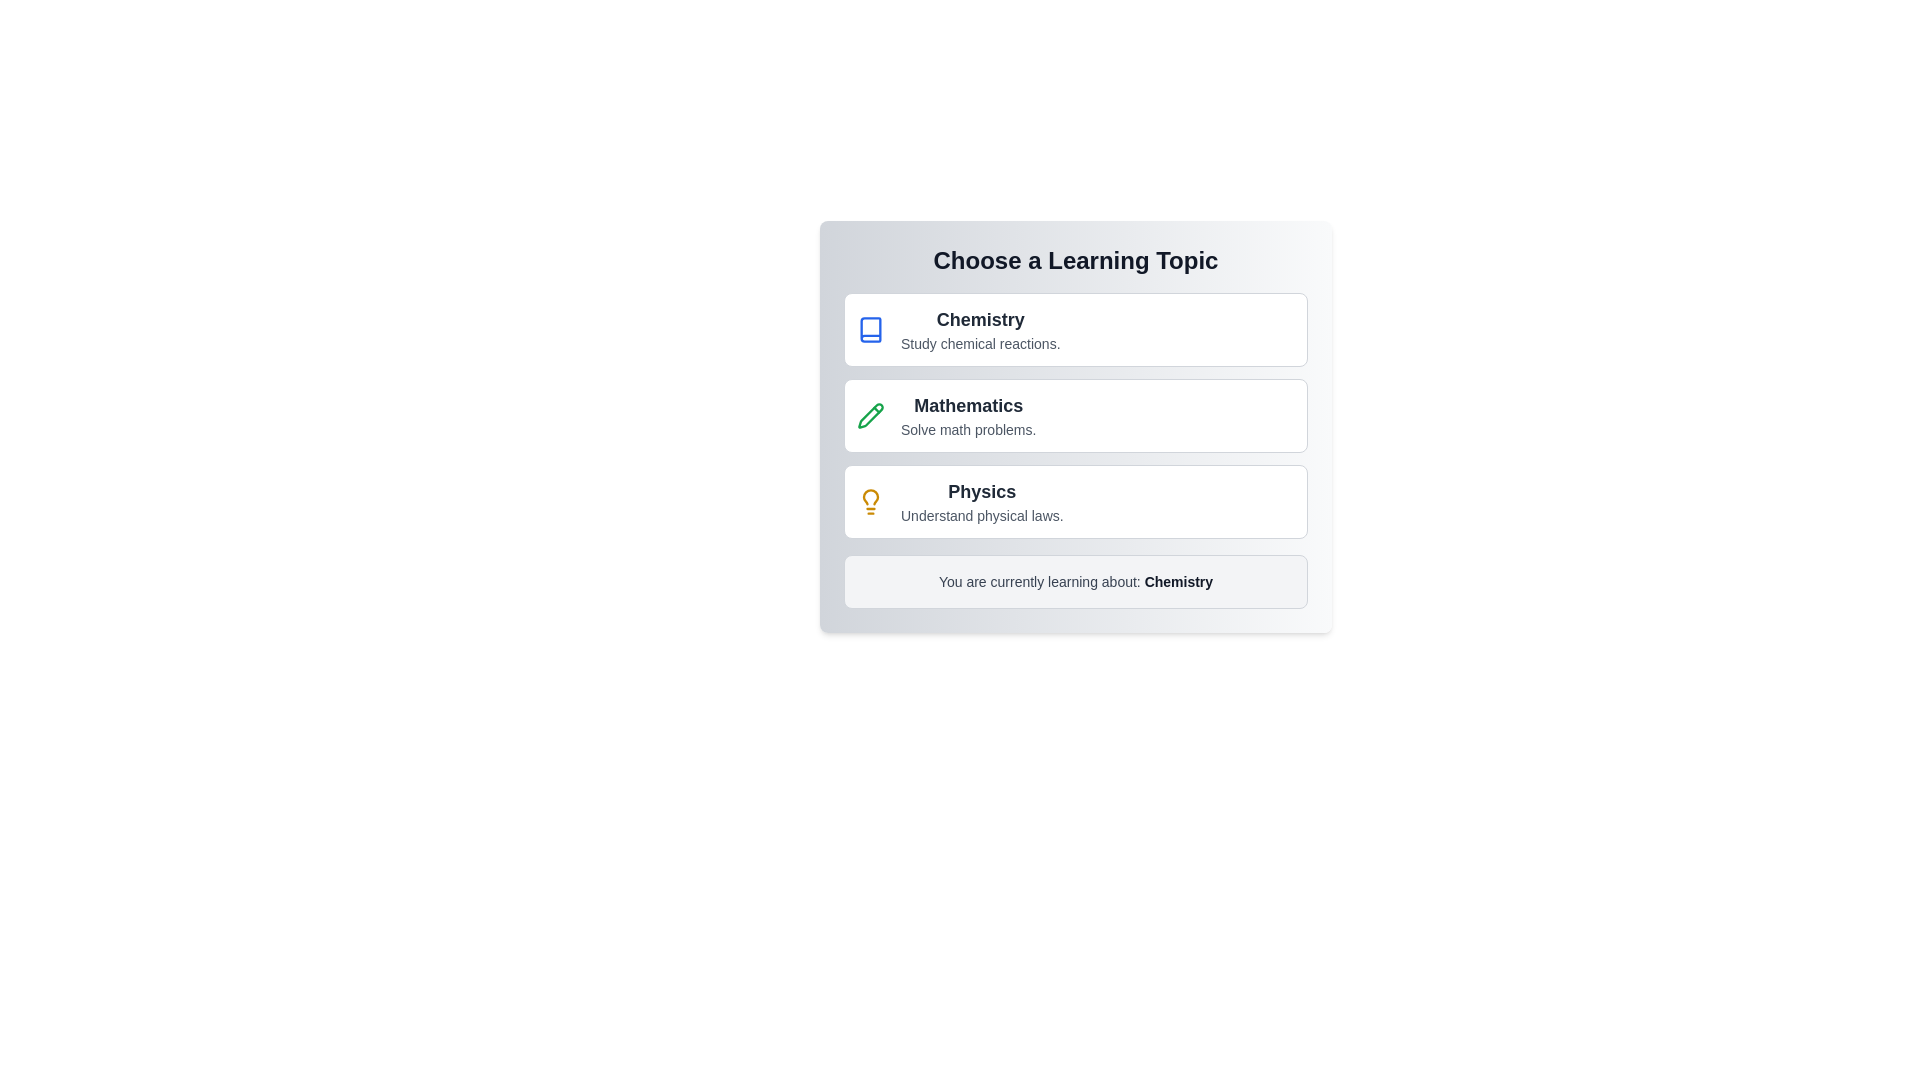 The height and width of the screenshot is (1080, 1920). Describe the element at coordinates (982, 492) in the screenshot. I see `text label titled 'Physics', which is the third item in a vertical list of learning topics, prominently styled with a bold font and dark gray color` at that location.